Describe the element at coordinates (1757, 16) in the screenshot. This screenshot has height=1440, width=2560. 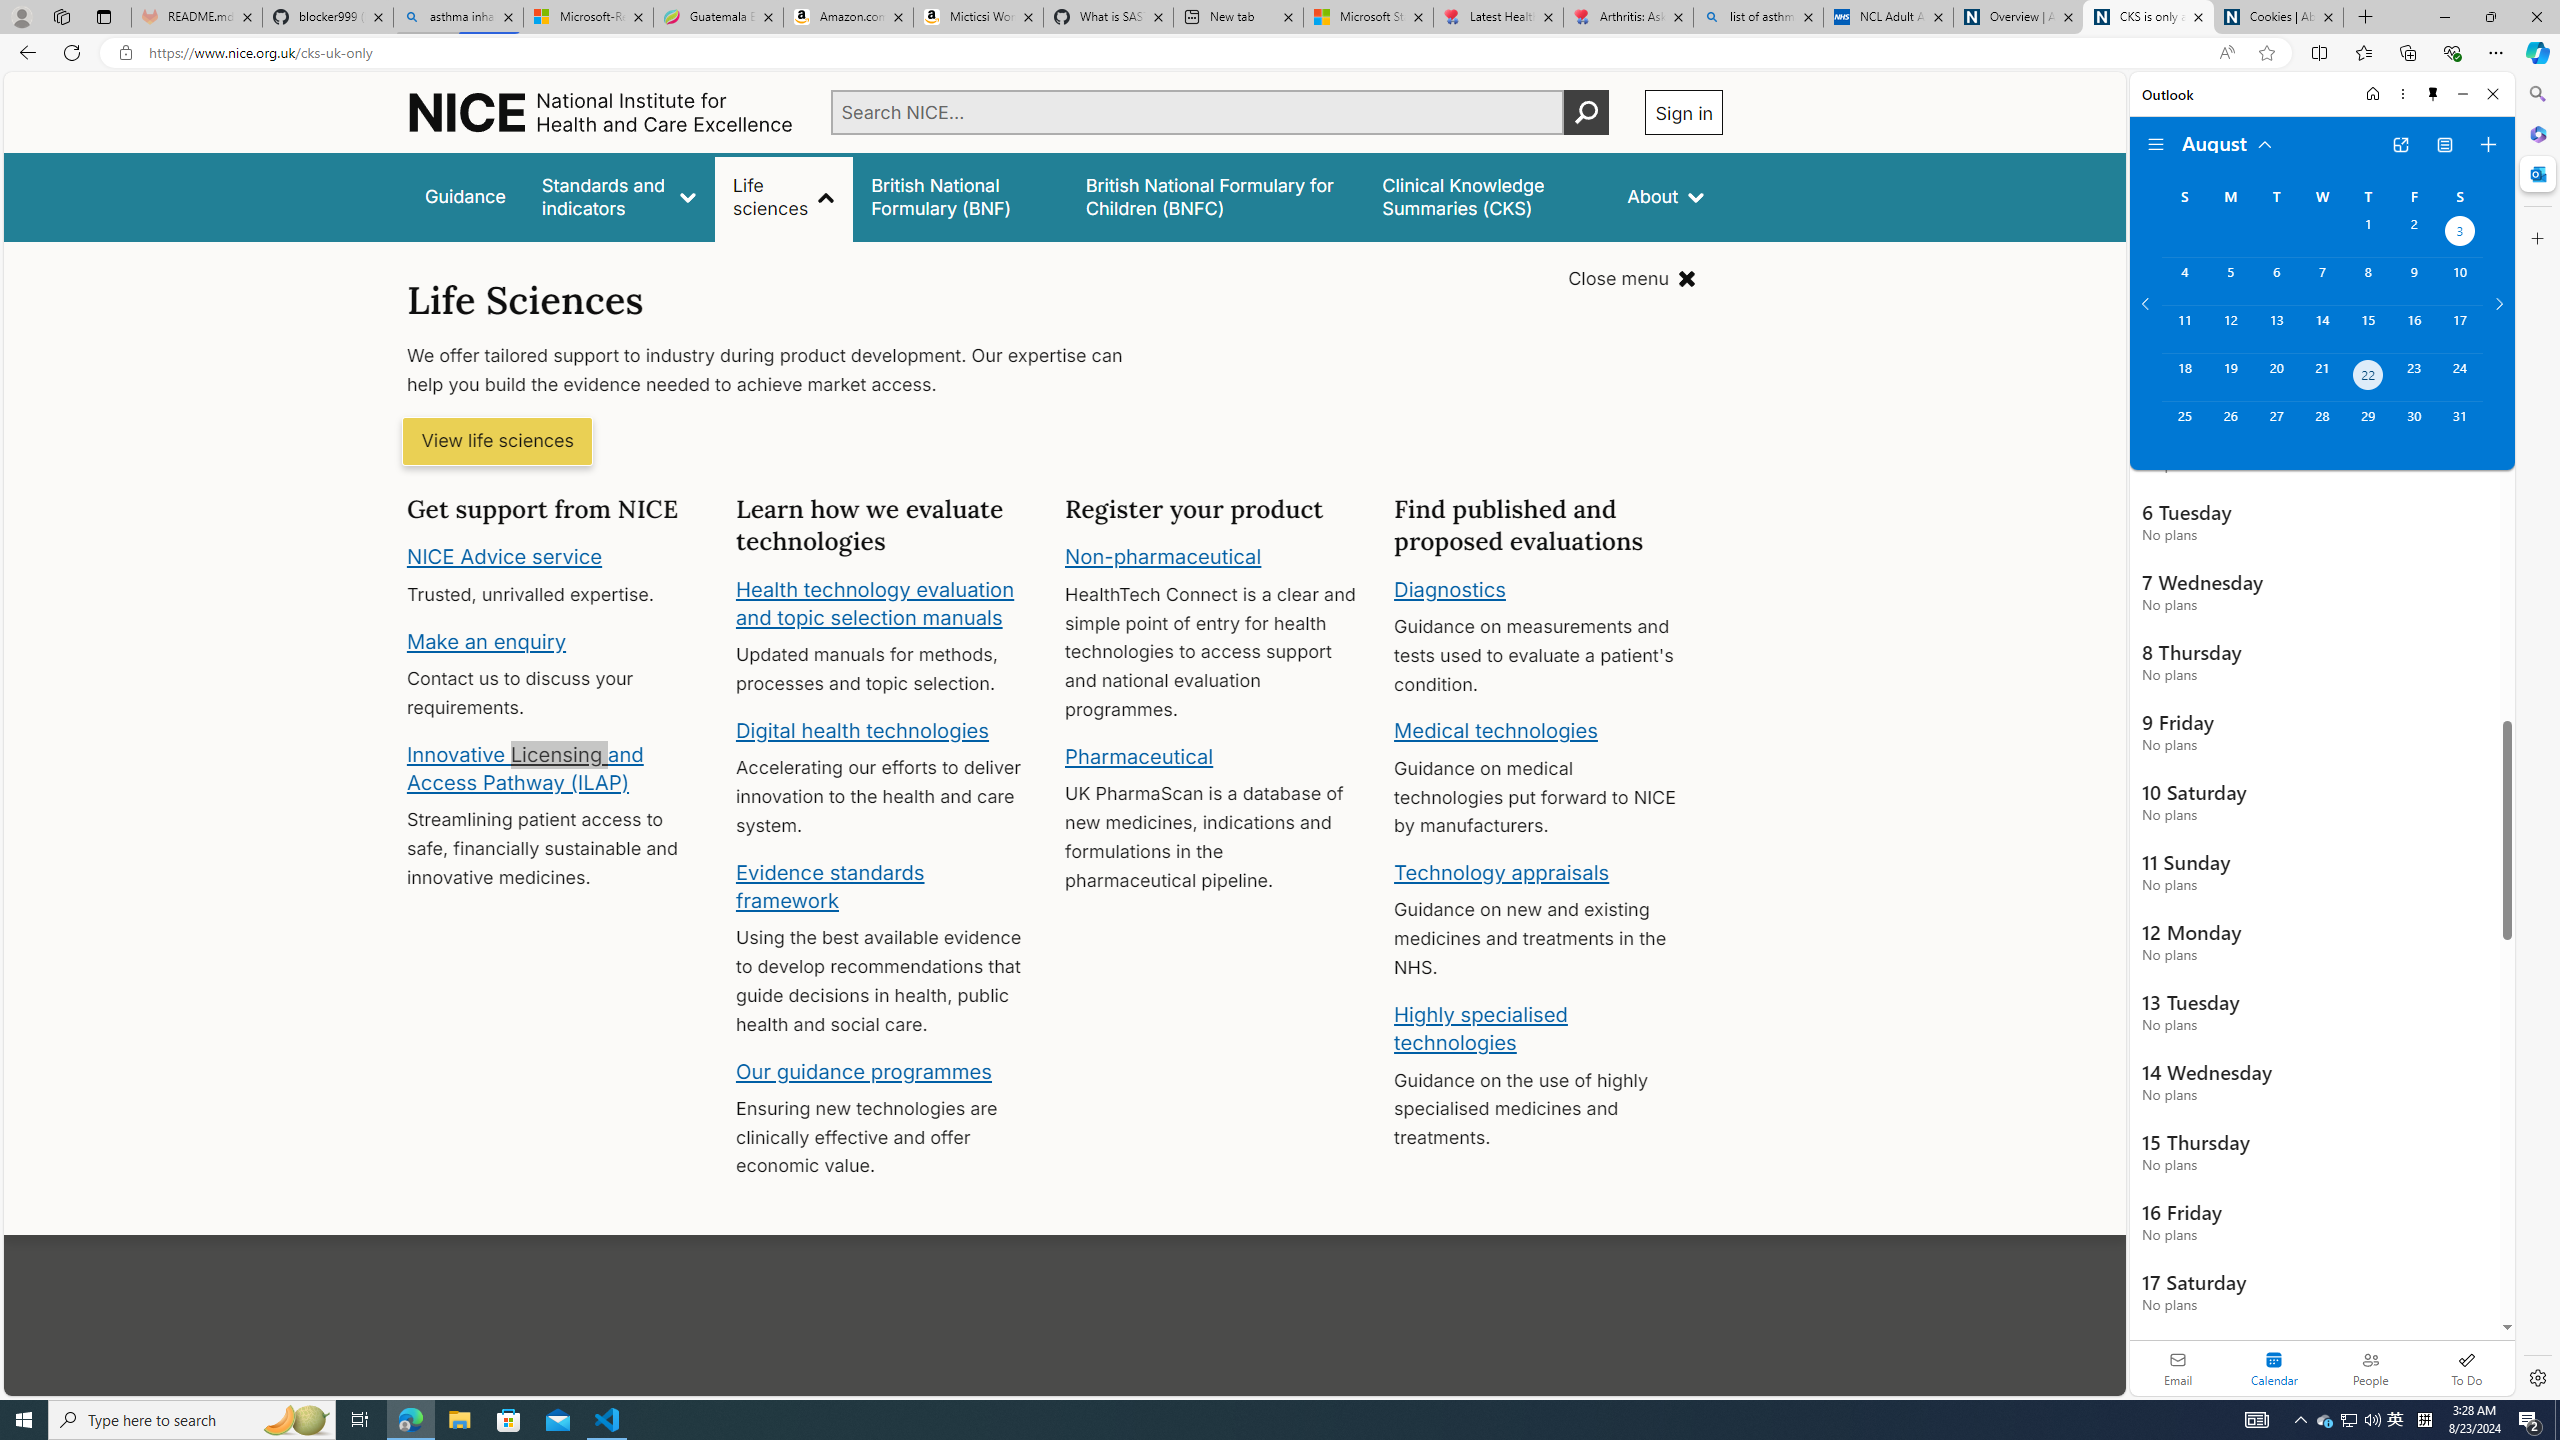
I see `'list of asthma inhalers uk - Search'` at that location.